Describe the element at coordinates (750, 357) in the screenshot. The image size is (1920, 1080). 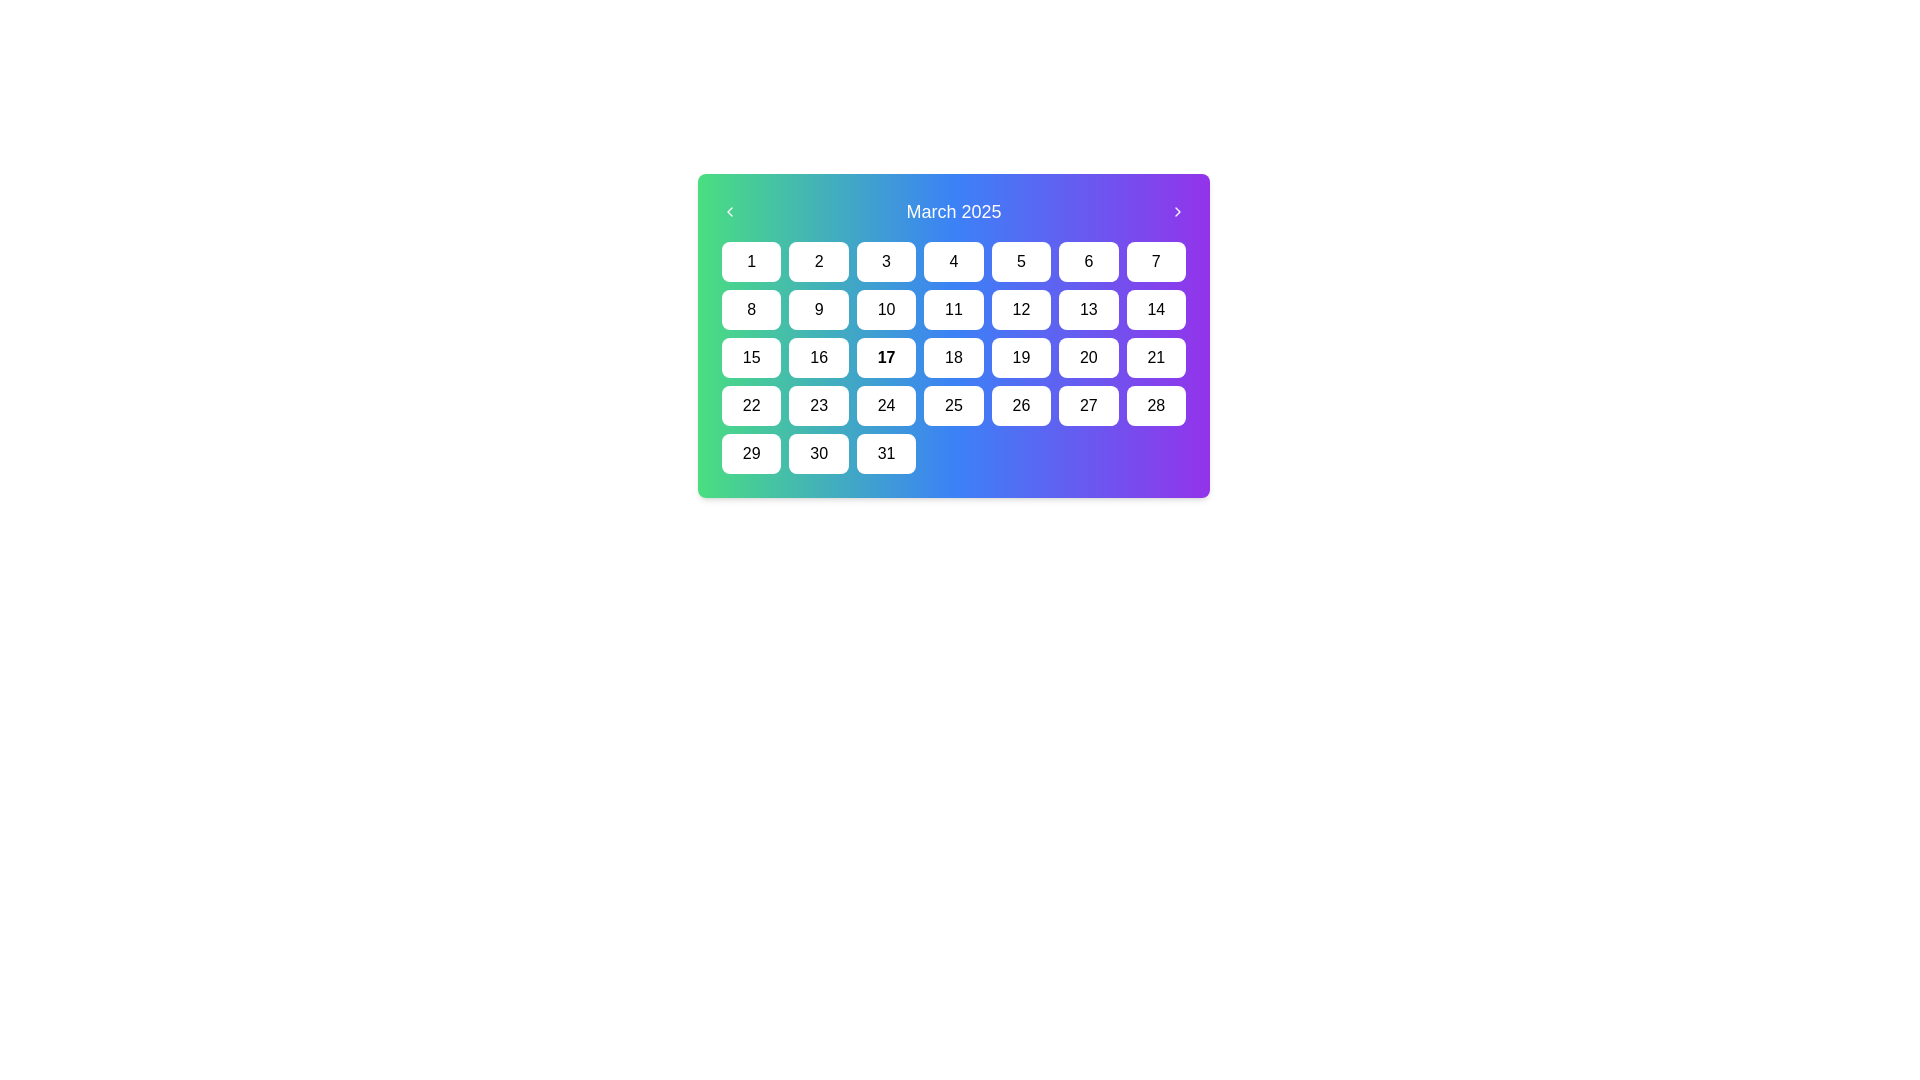
I see `the clickable date selector button for the 15th day in the calendar interface` at that location.